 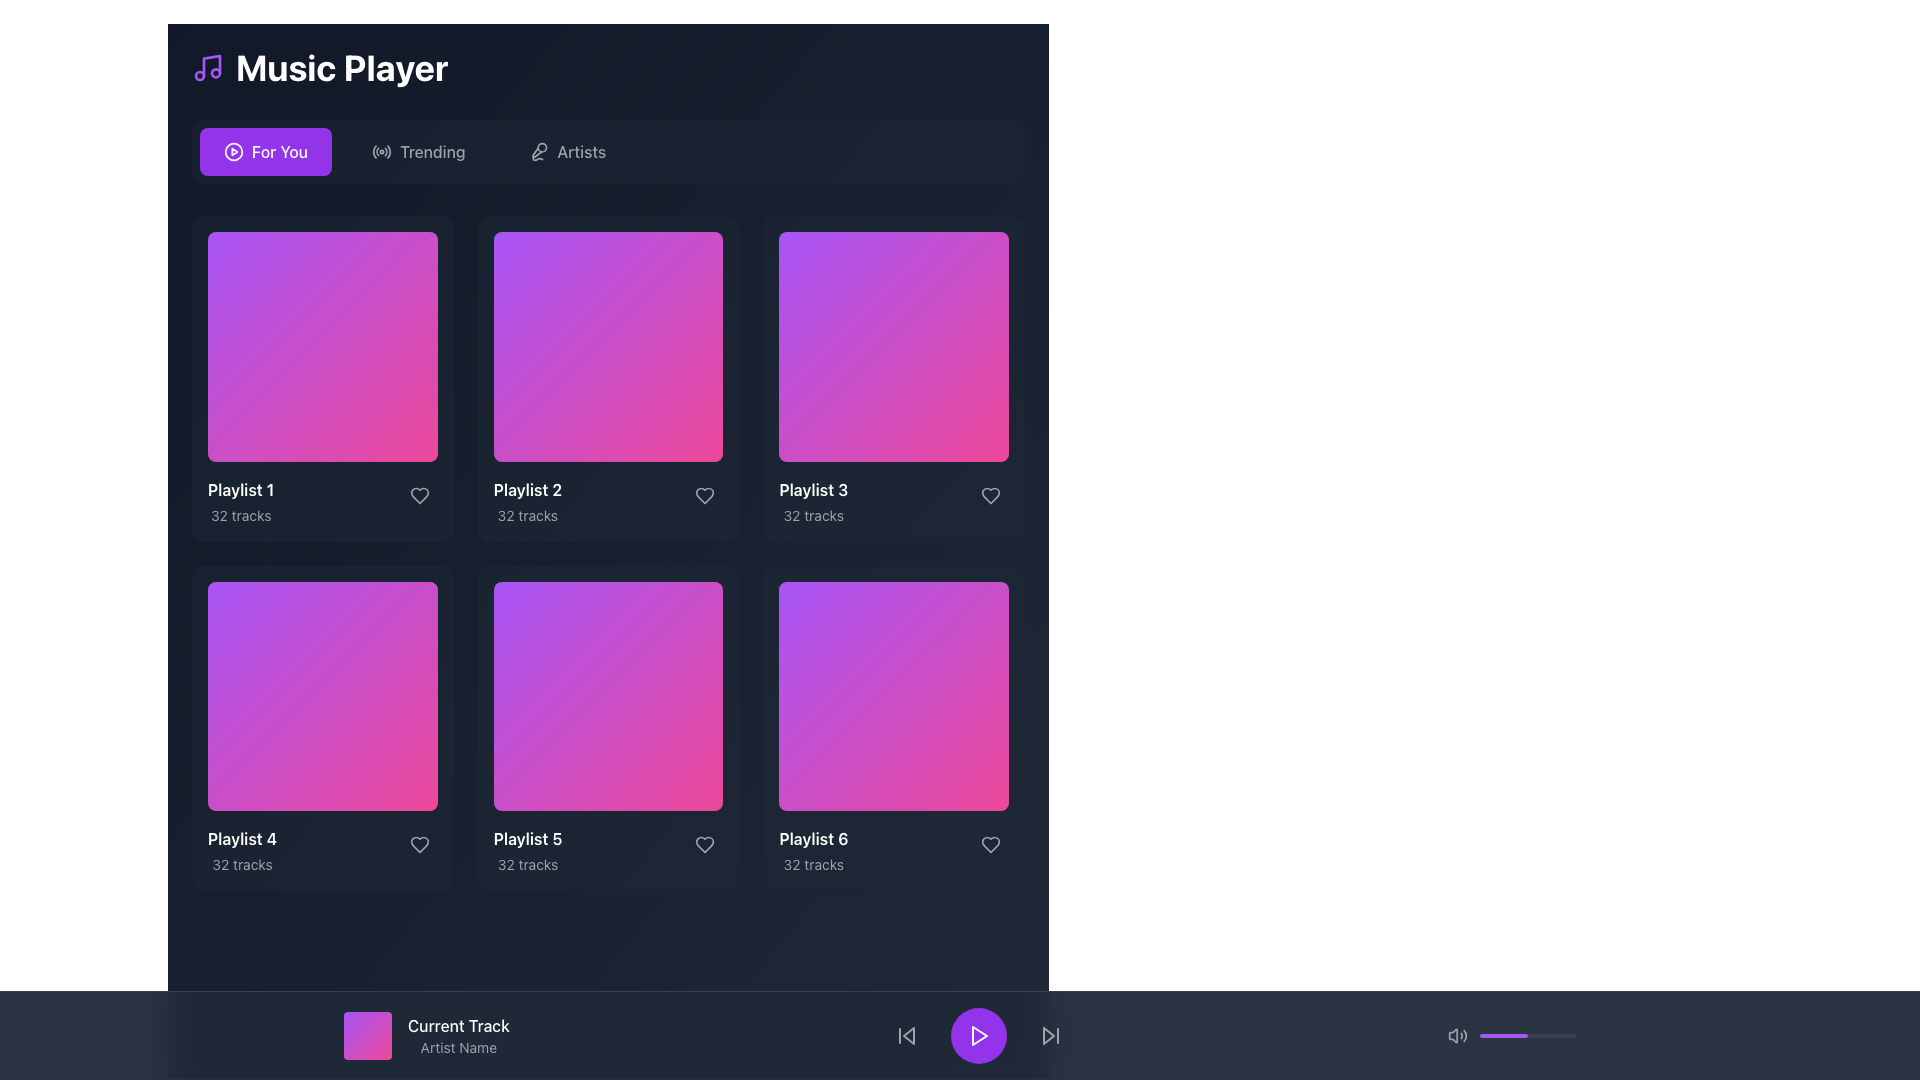 I want to click on the 'favorite' button associated with 'Playlist 2', so click(x=705, y=495).